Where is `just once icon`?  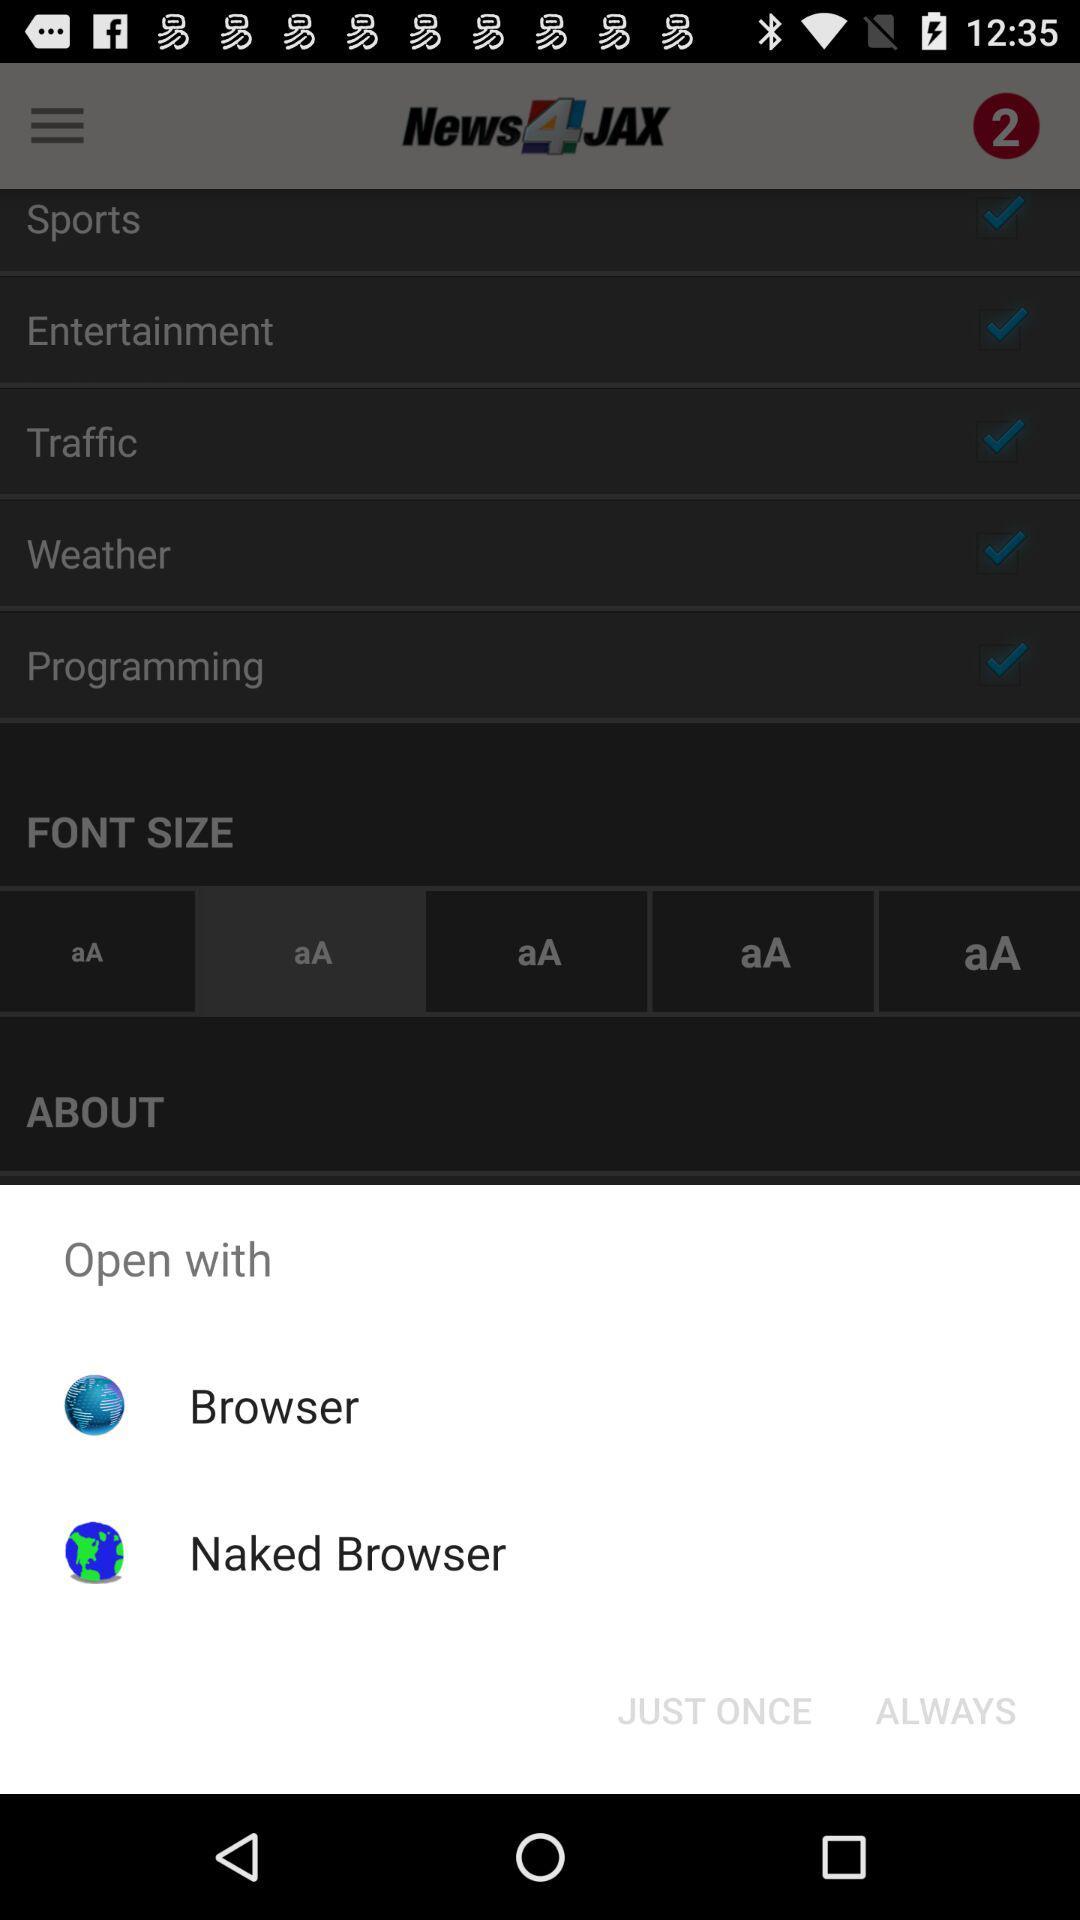 just once icon is located at coordinates (713, 1708).